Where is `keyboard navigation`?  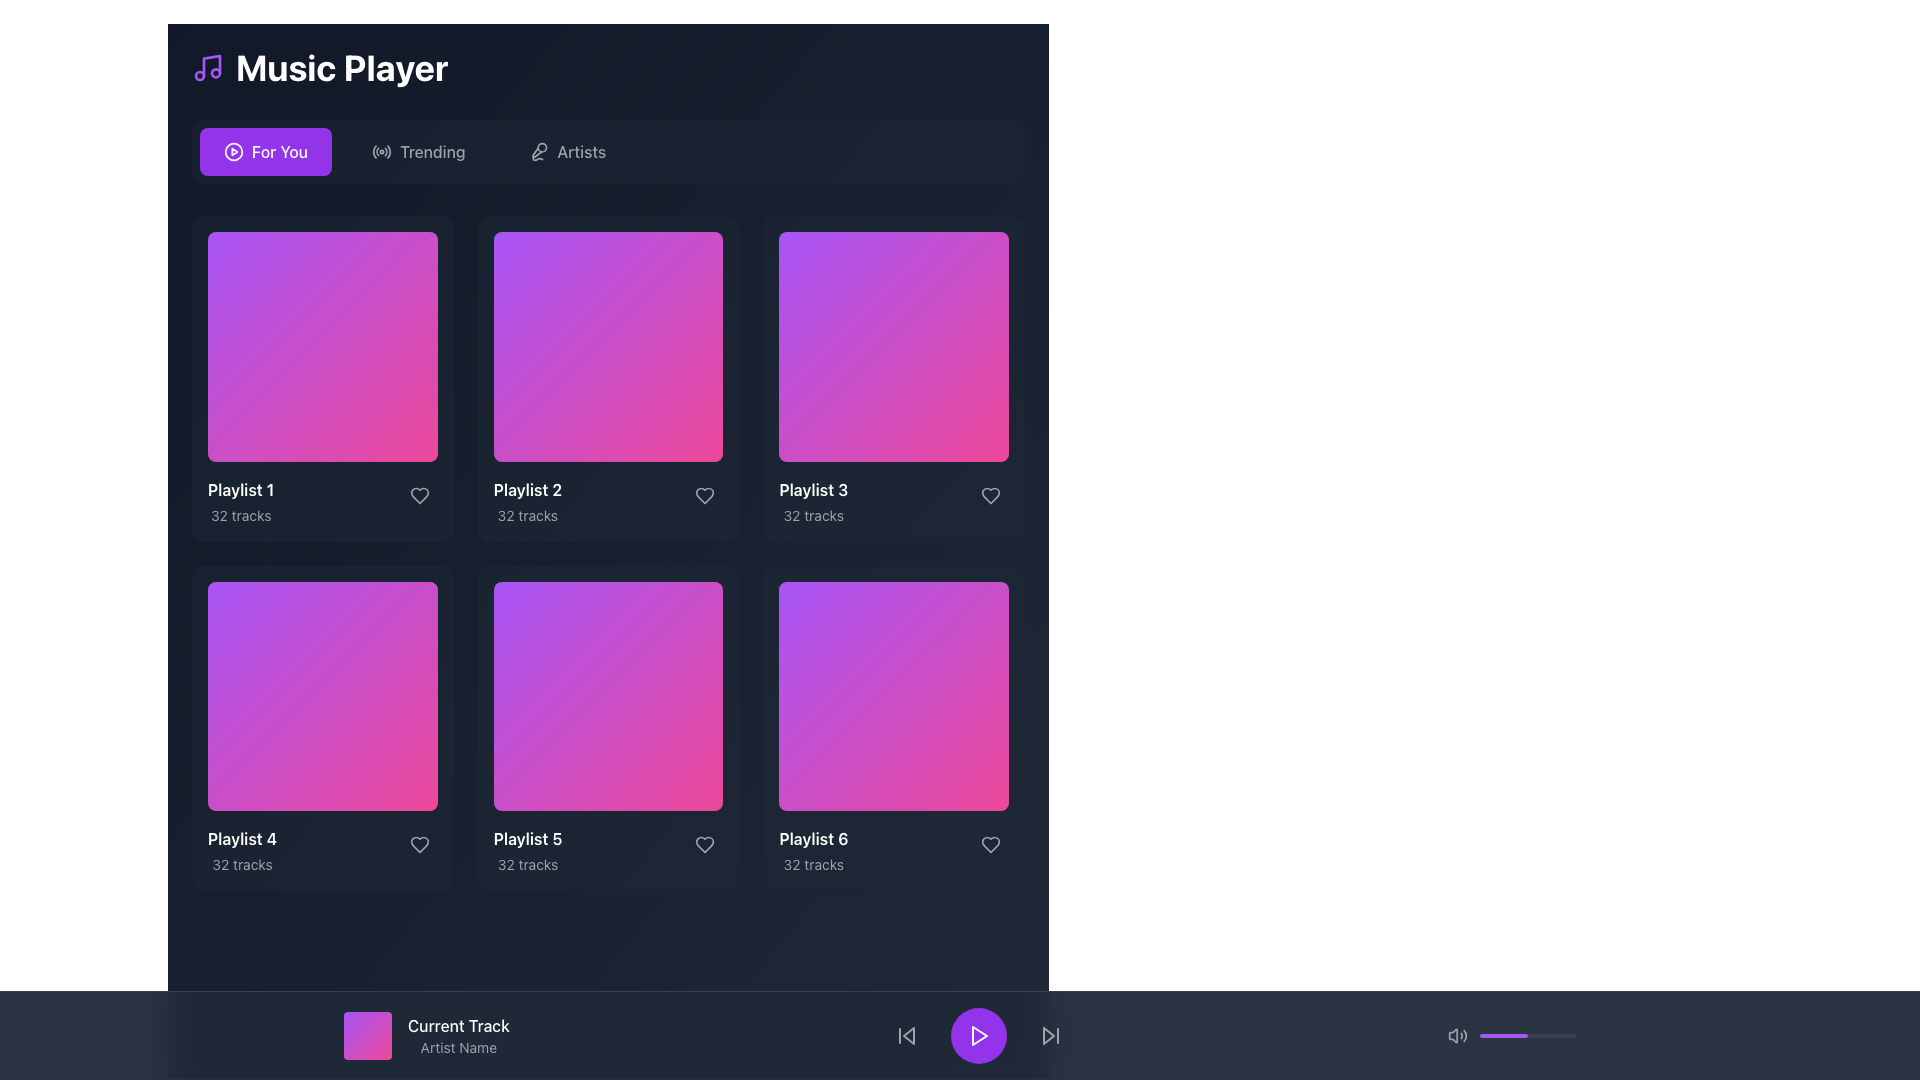 keyboard navigation is located at coordinates (1049, 1035).